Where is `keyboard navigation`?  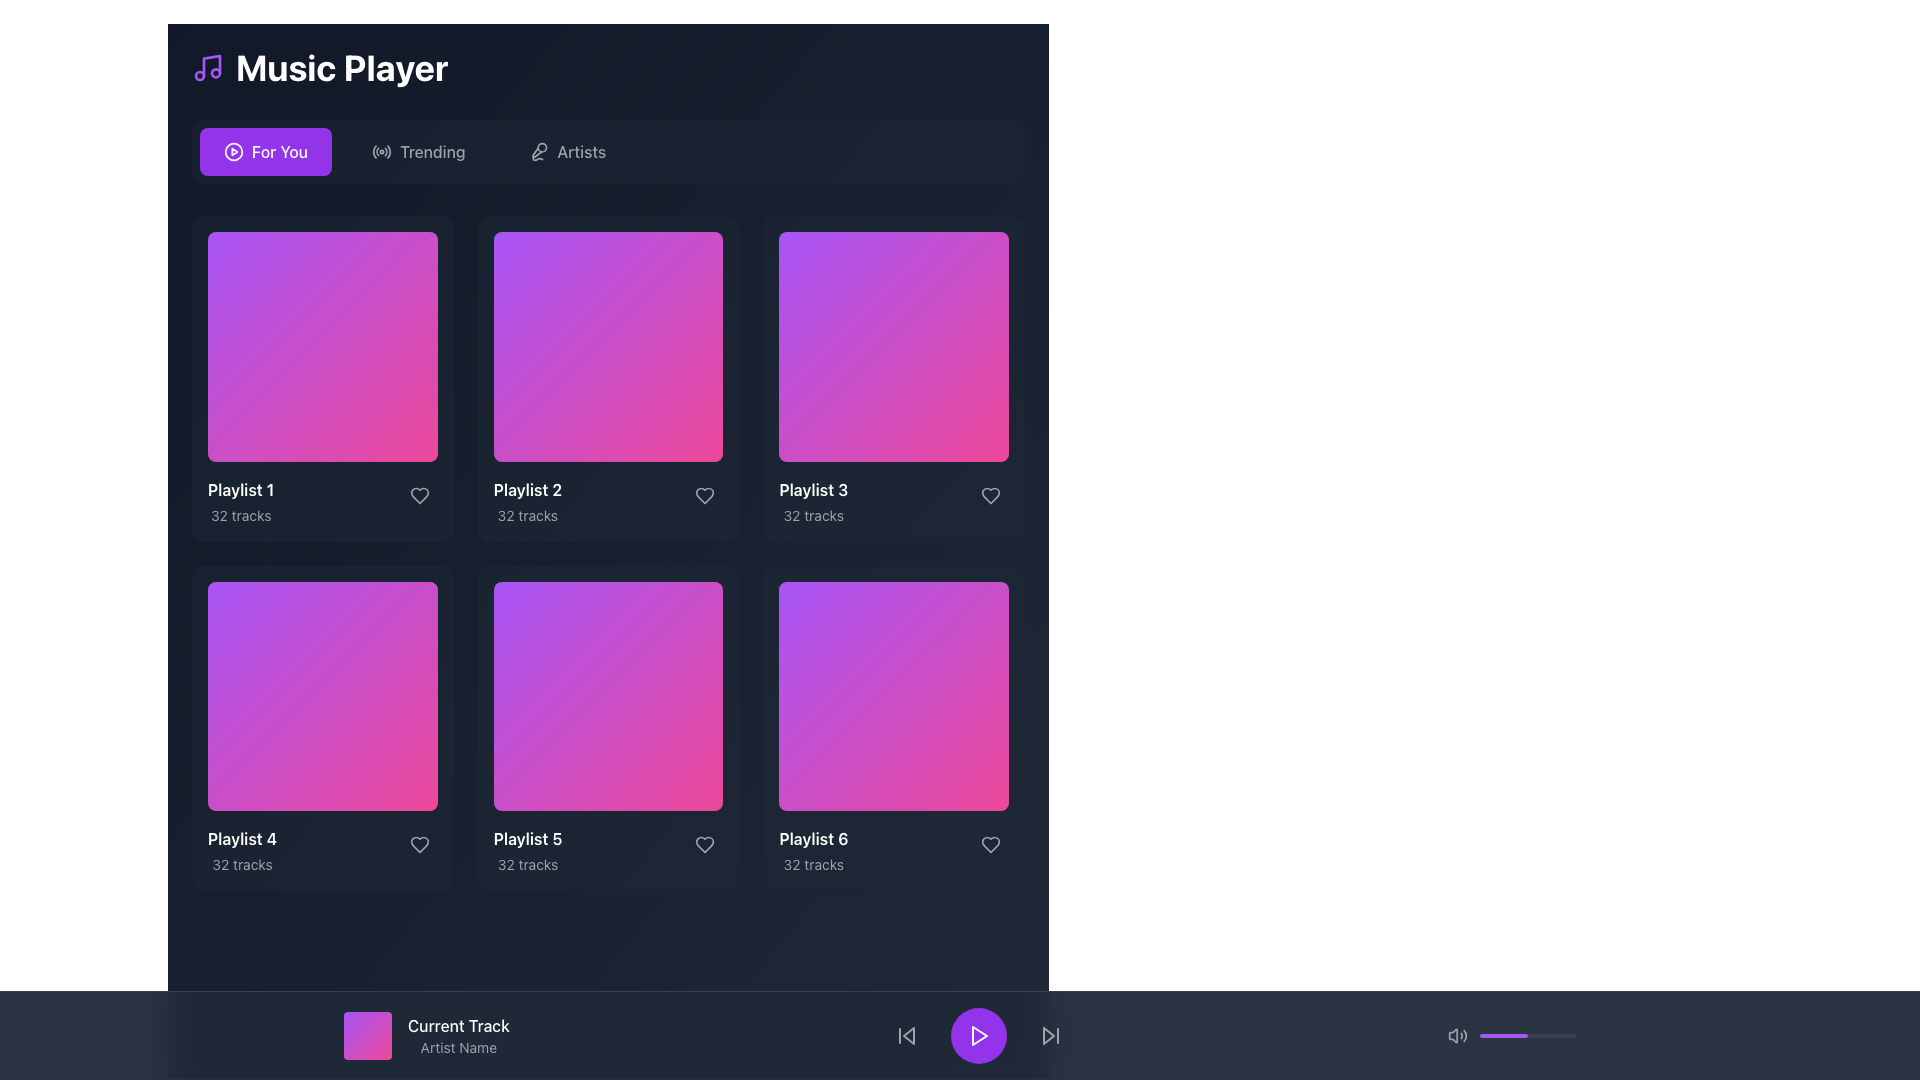 keyboard navigation is located at coordinates (1049, 1035).